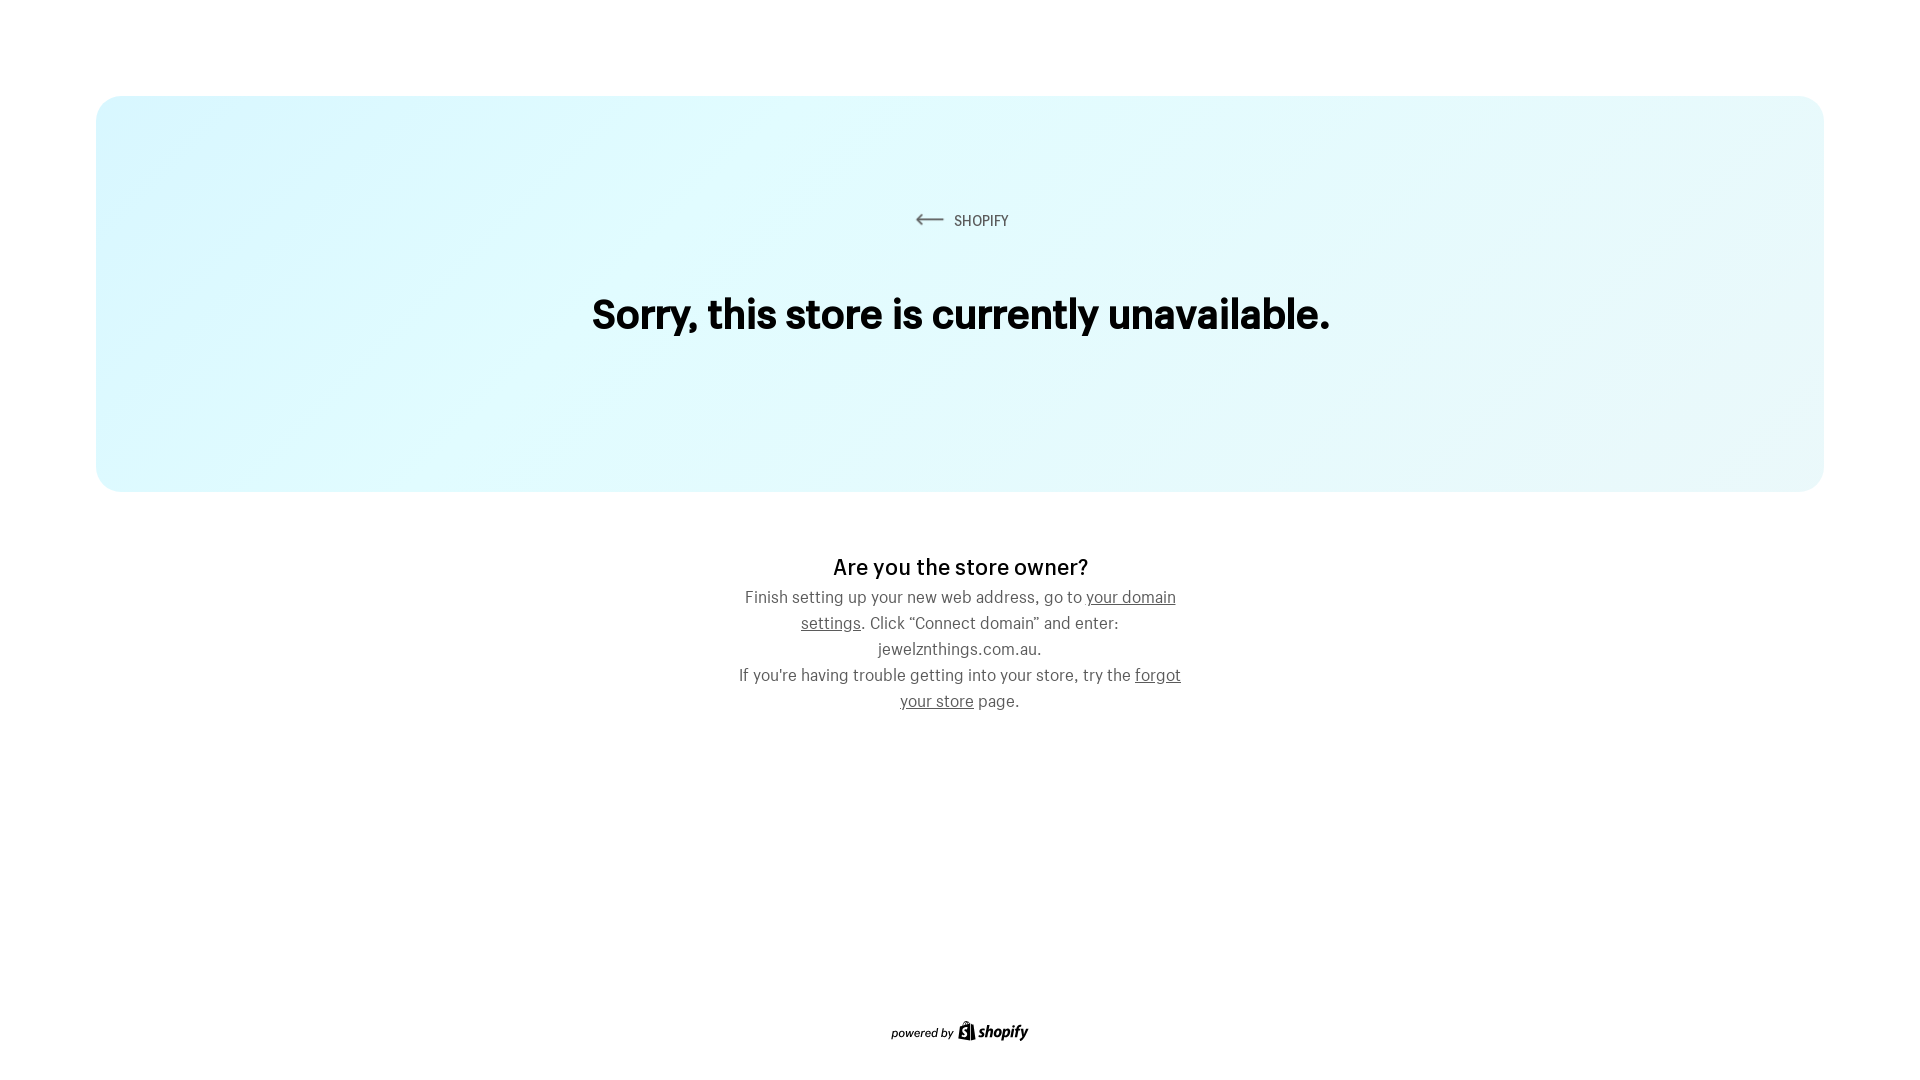  Describe the element at coordinates (988, 605) in the screenshot. I see `'your domain settings'` at that location.